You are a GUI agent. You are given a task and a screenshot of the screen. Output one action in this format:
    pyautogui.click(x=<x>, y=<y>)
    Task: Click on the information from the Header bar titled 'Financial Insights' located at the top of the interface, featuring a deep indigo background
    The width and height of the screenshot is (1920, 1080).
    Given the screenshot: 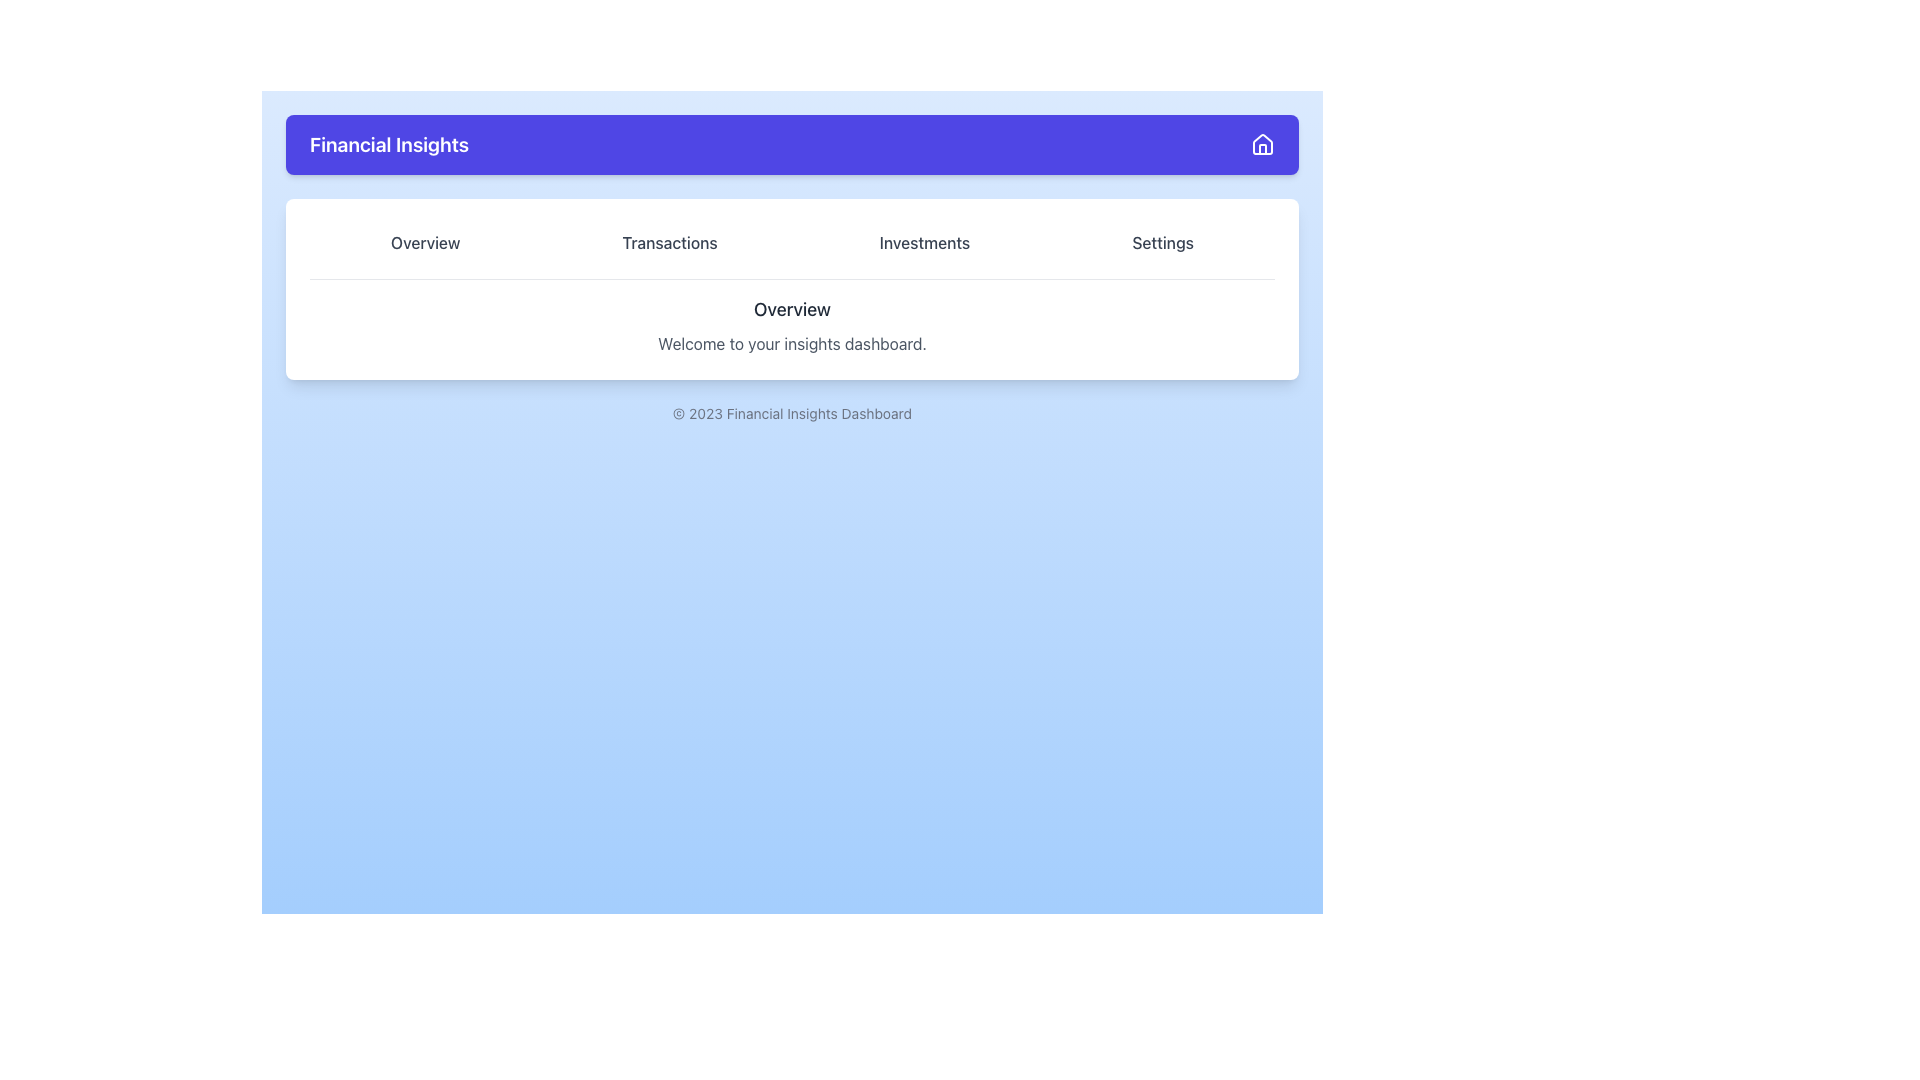 What is the action you would take?
    pyautogui.click(x=791, y=144)
    